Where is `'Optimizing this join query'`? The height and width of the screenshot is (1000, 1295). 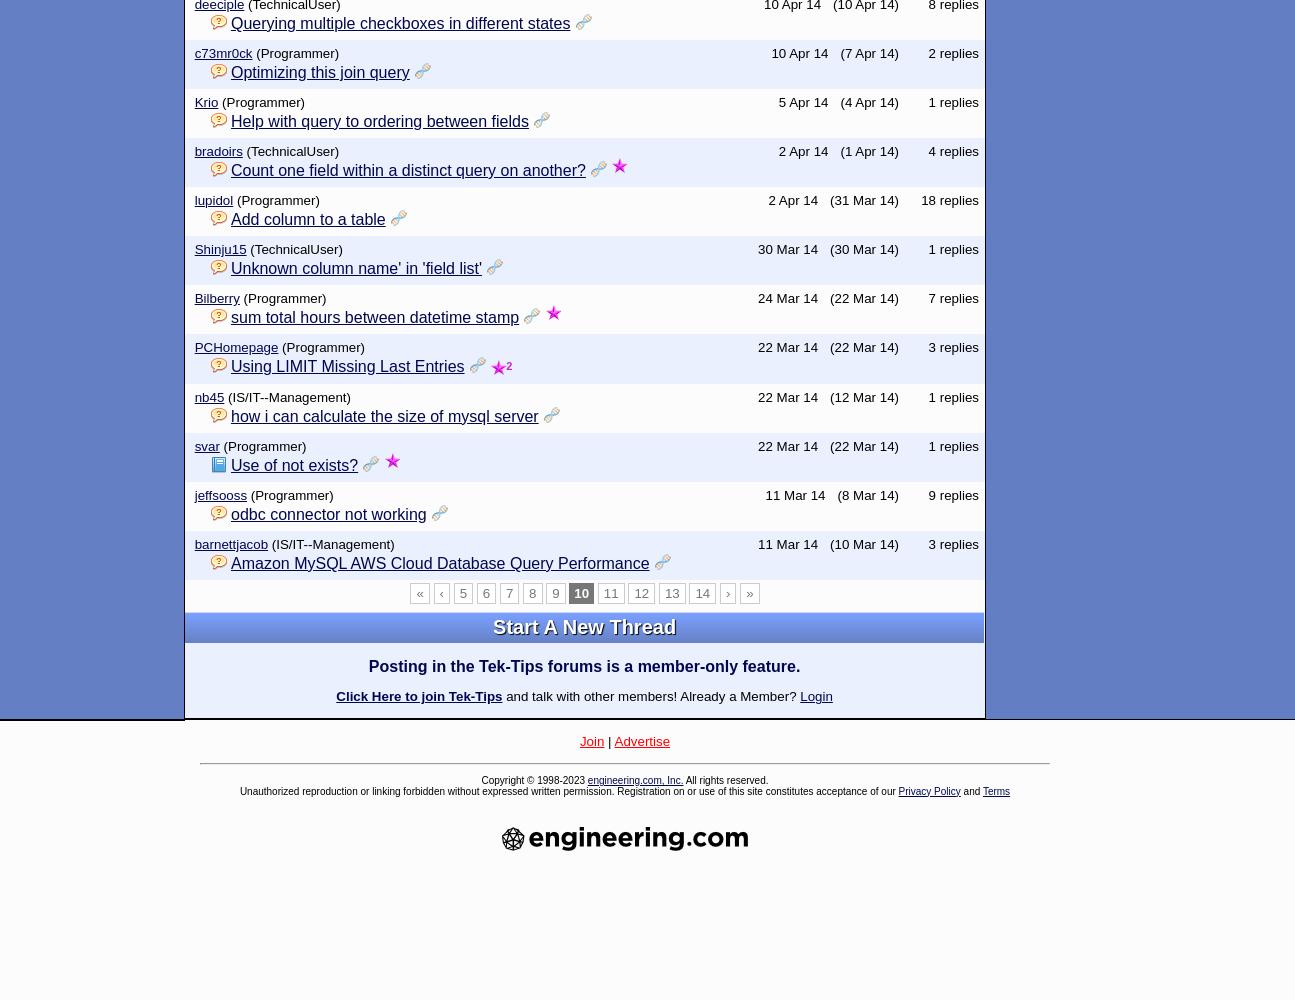 'Optimizing this join query' is located at coordinates (319, 70).